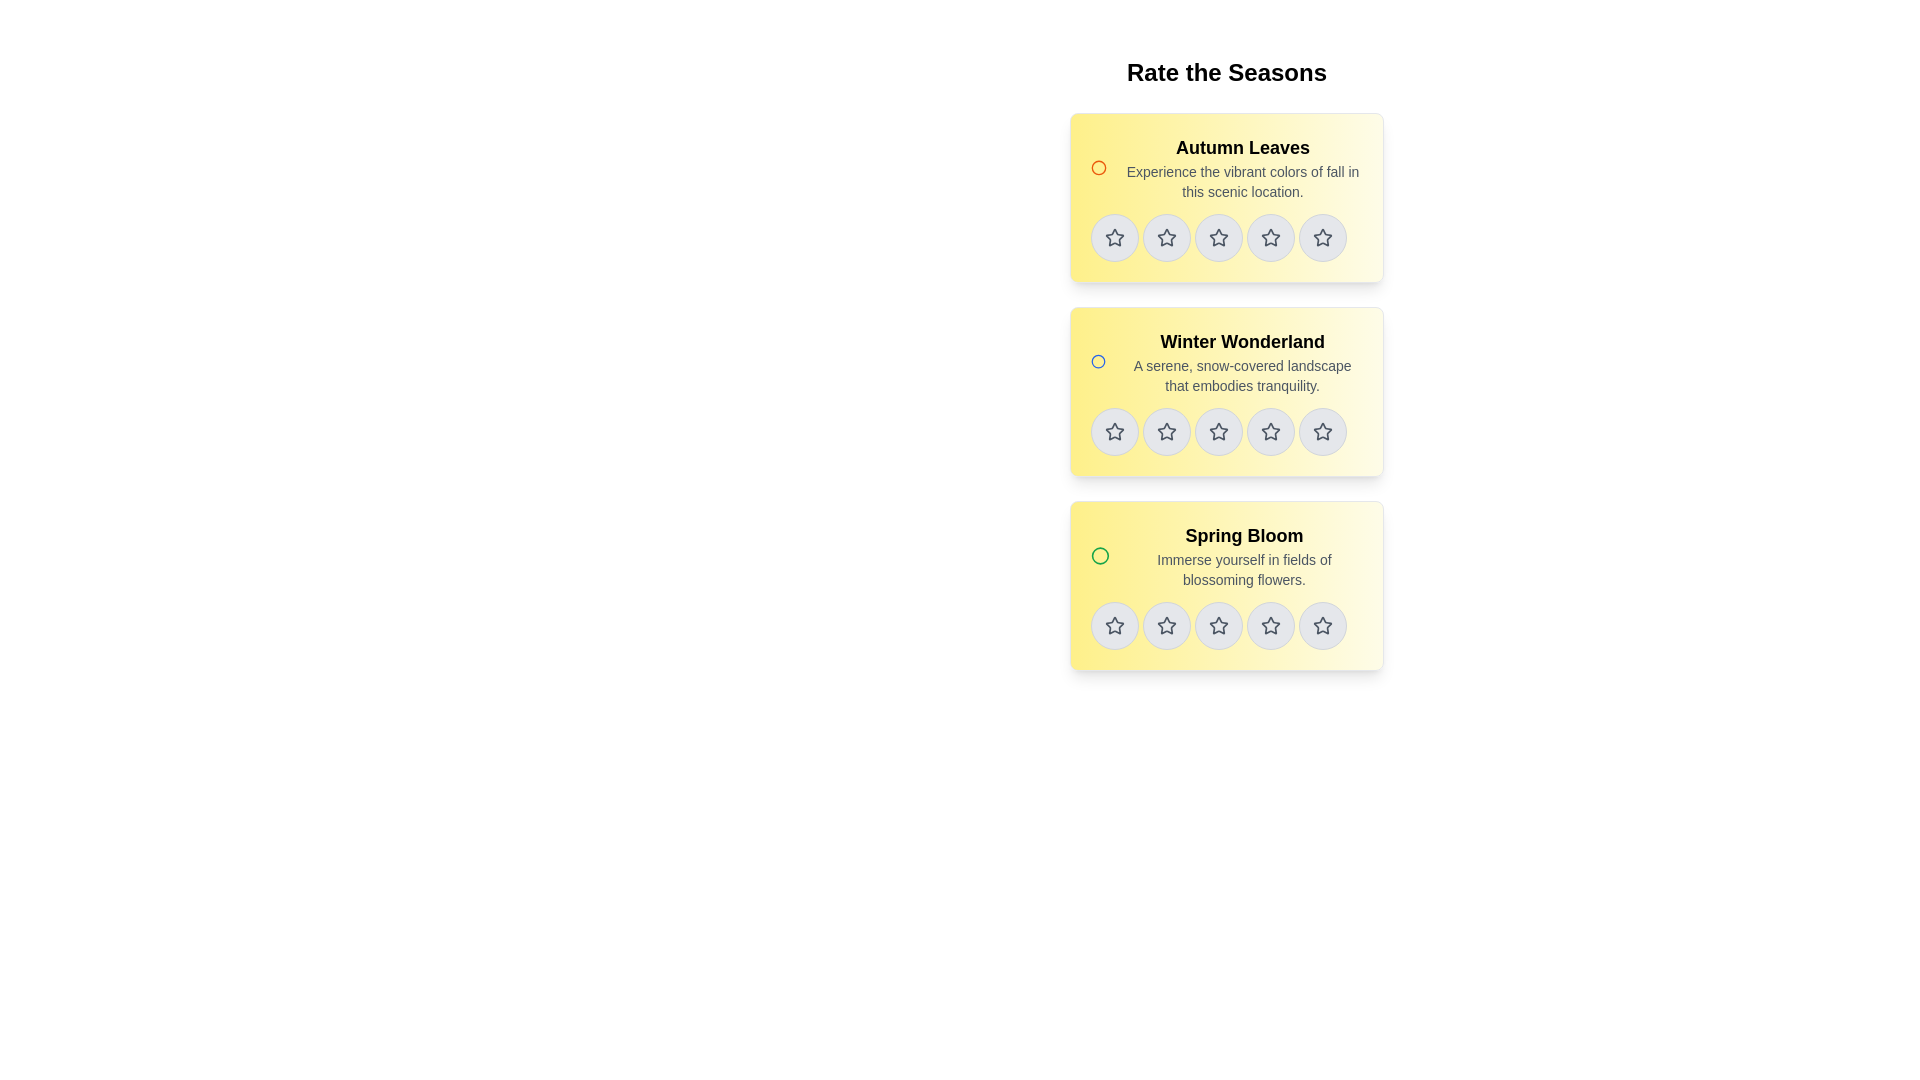  I want to click on the star icon in the third rating row under the title 'Winter Wonderland', so click(1226, 431).